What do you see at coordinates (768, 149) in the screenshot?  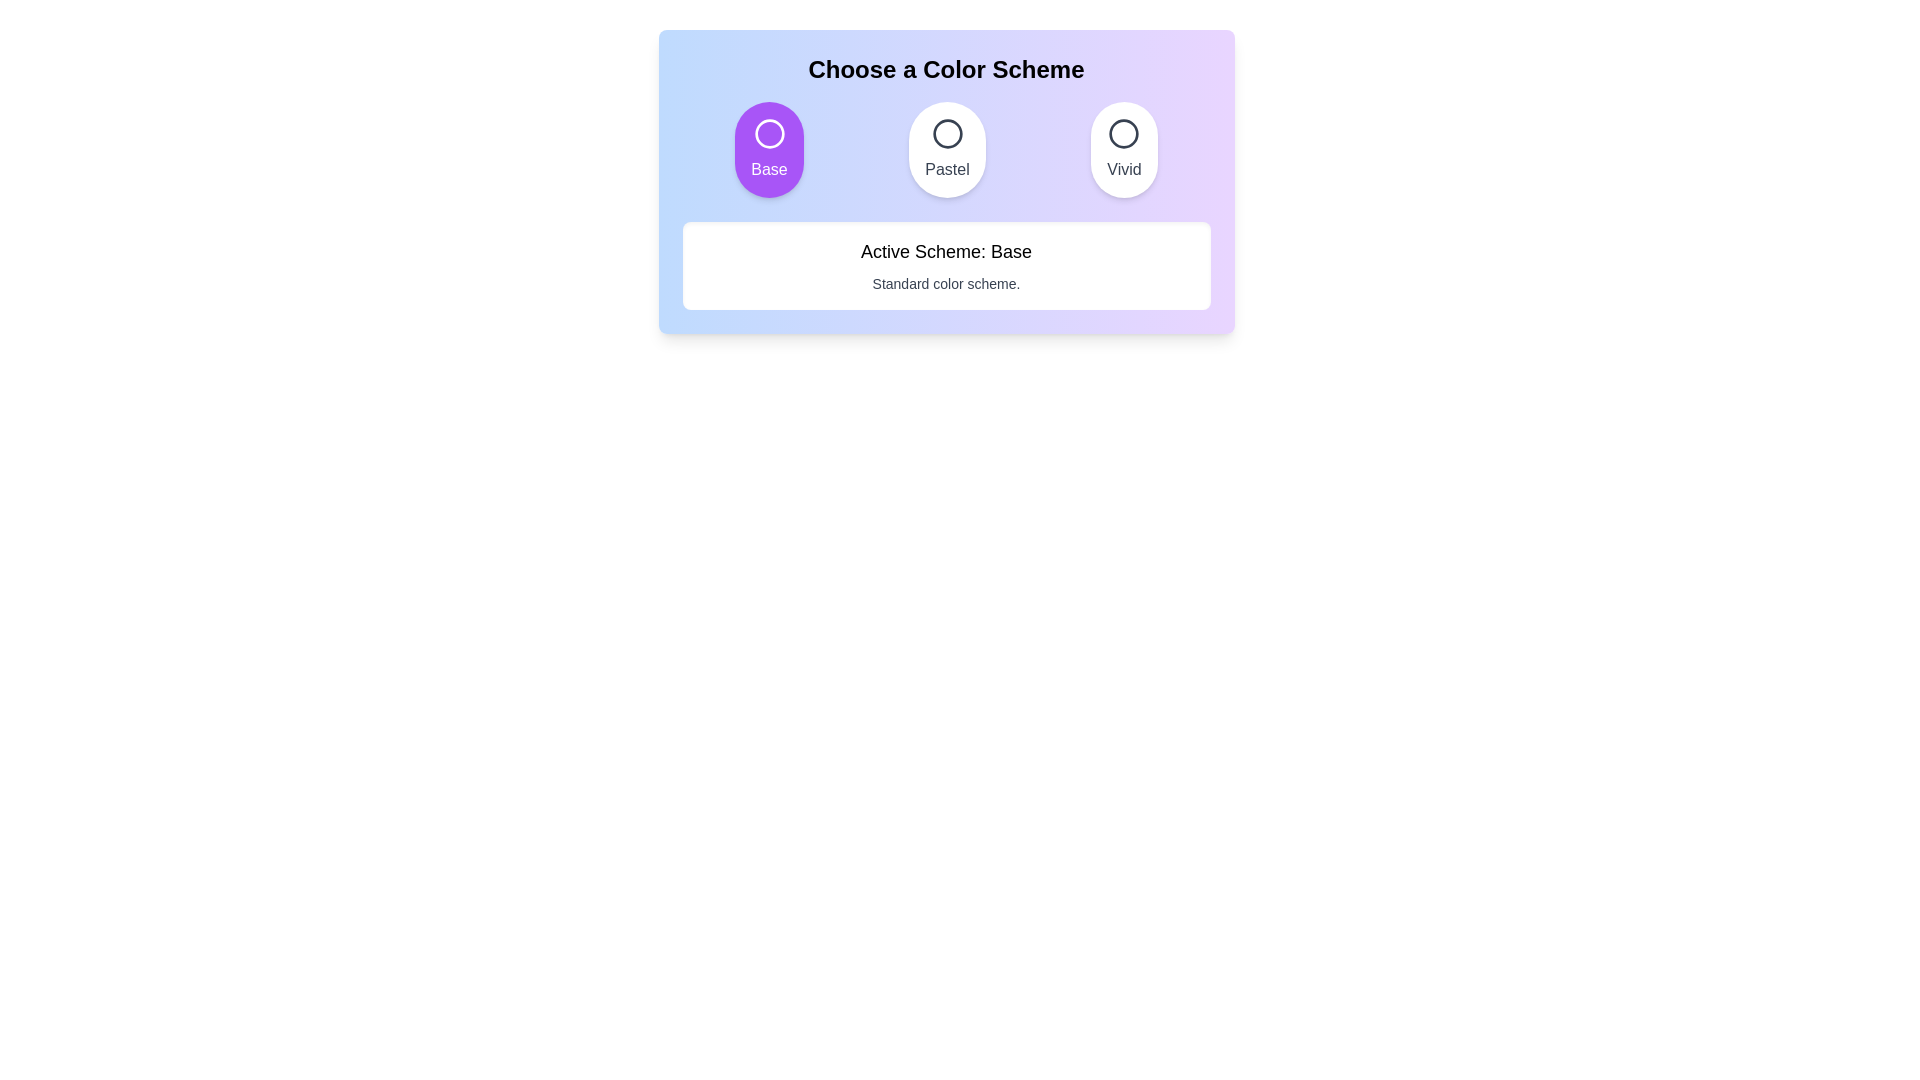 I see `the color scheme Base by clicking its corresponding button` at bounding box center [768, 149].